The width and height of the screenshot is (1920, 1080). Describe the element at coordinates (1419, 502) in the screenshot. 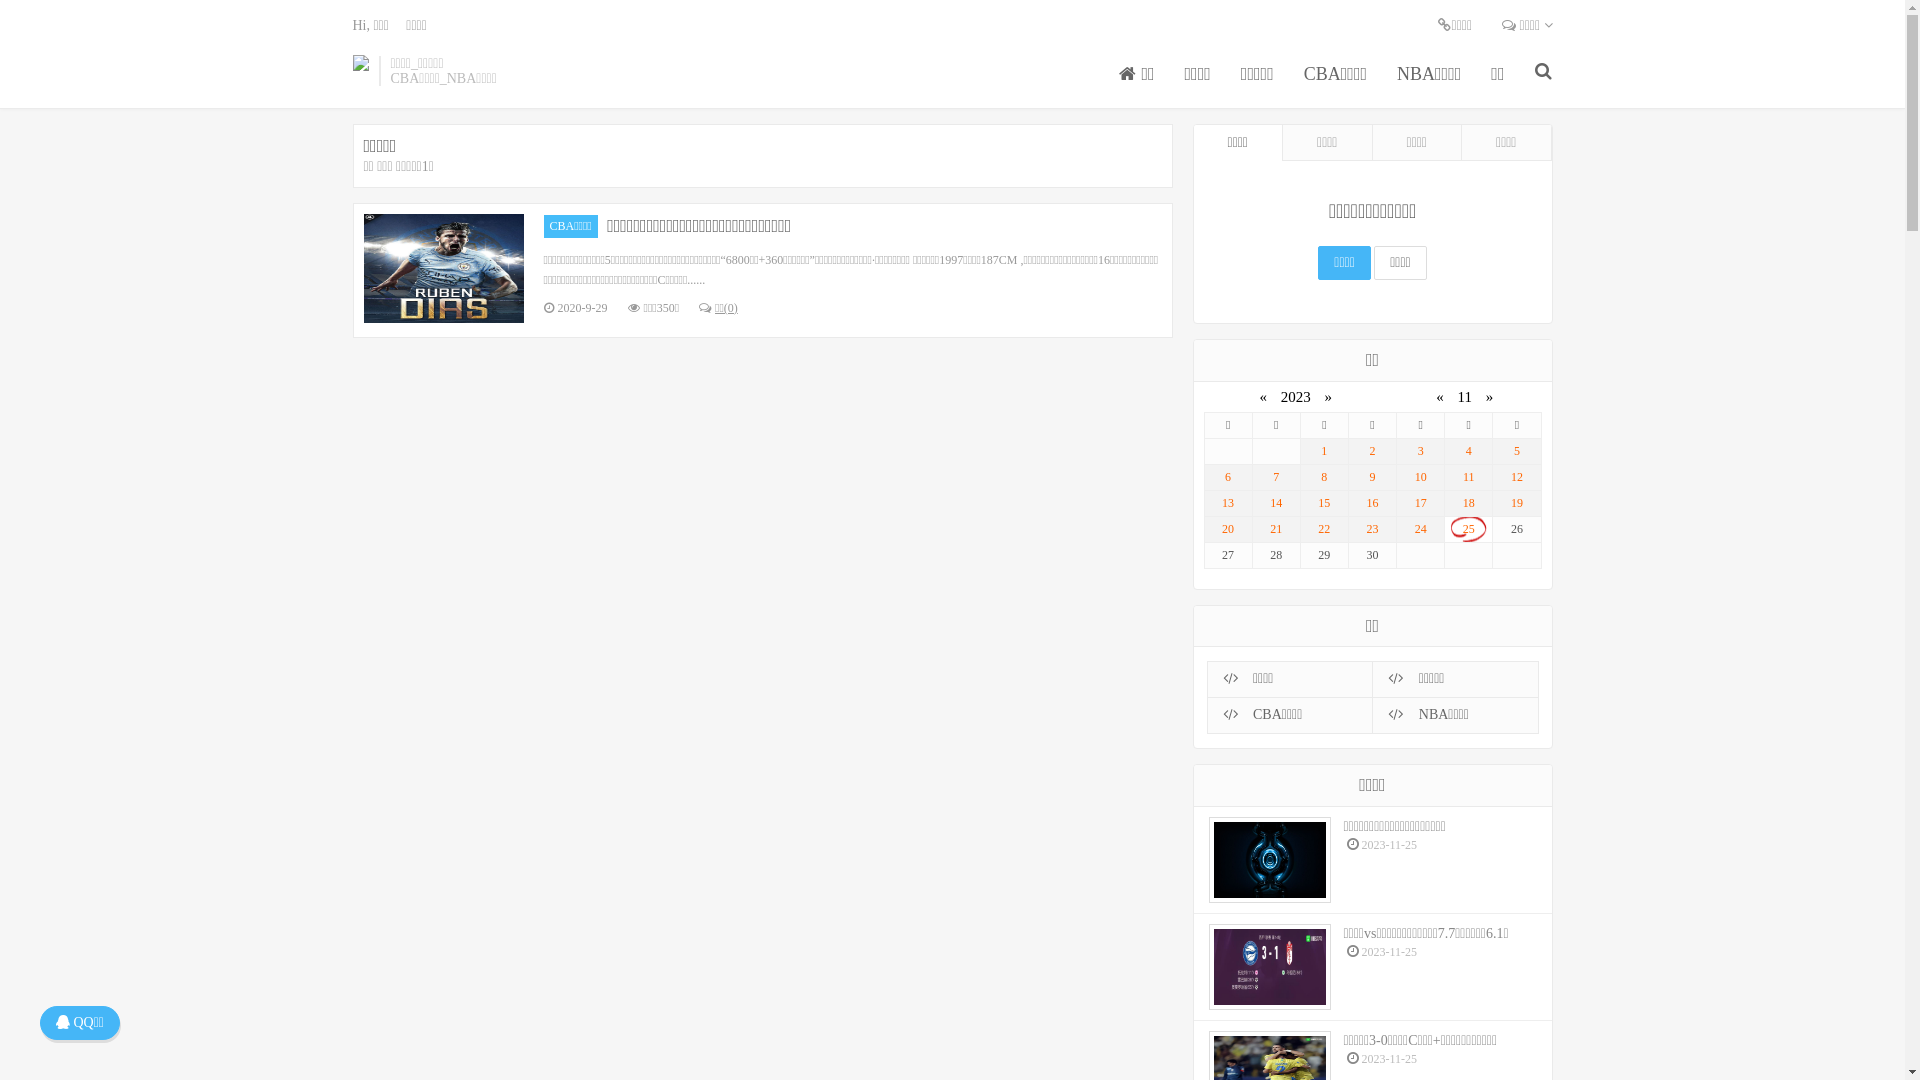

I see `'17'` at that location.